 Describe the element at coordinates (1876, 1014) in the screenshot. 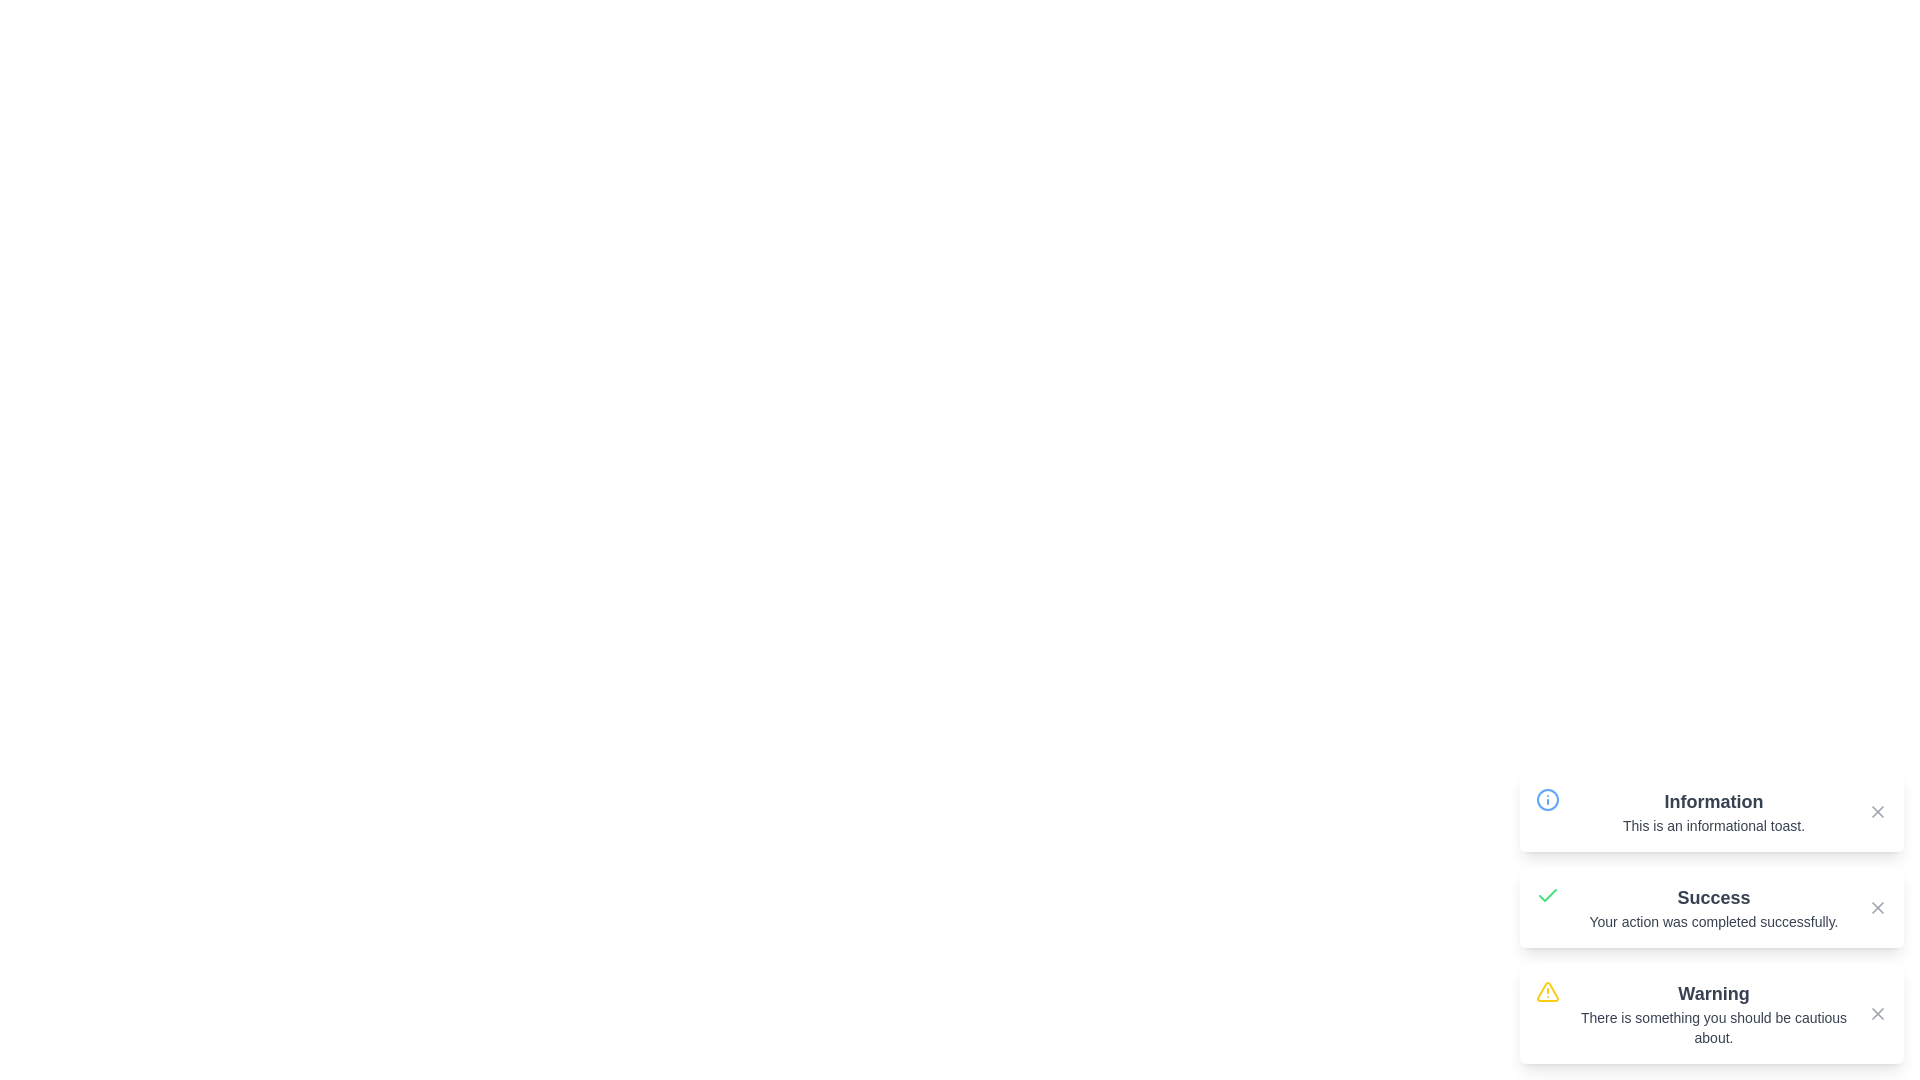

I see `the small 'X' icon close button at the top-right corner of the notification card marked 'Warning' to slightly change its color` at that location.